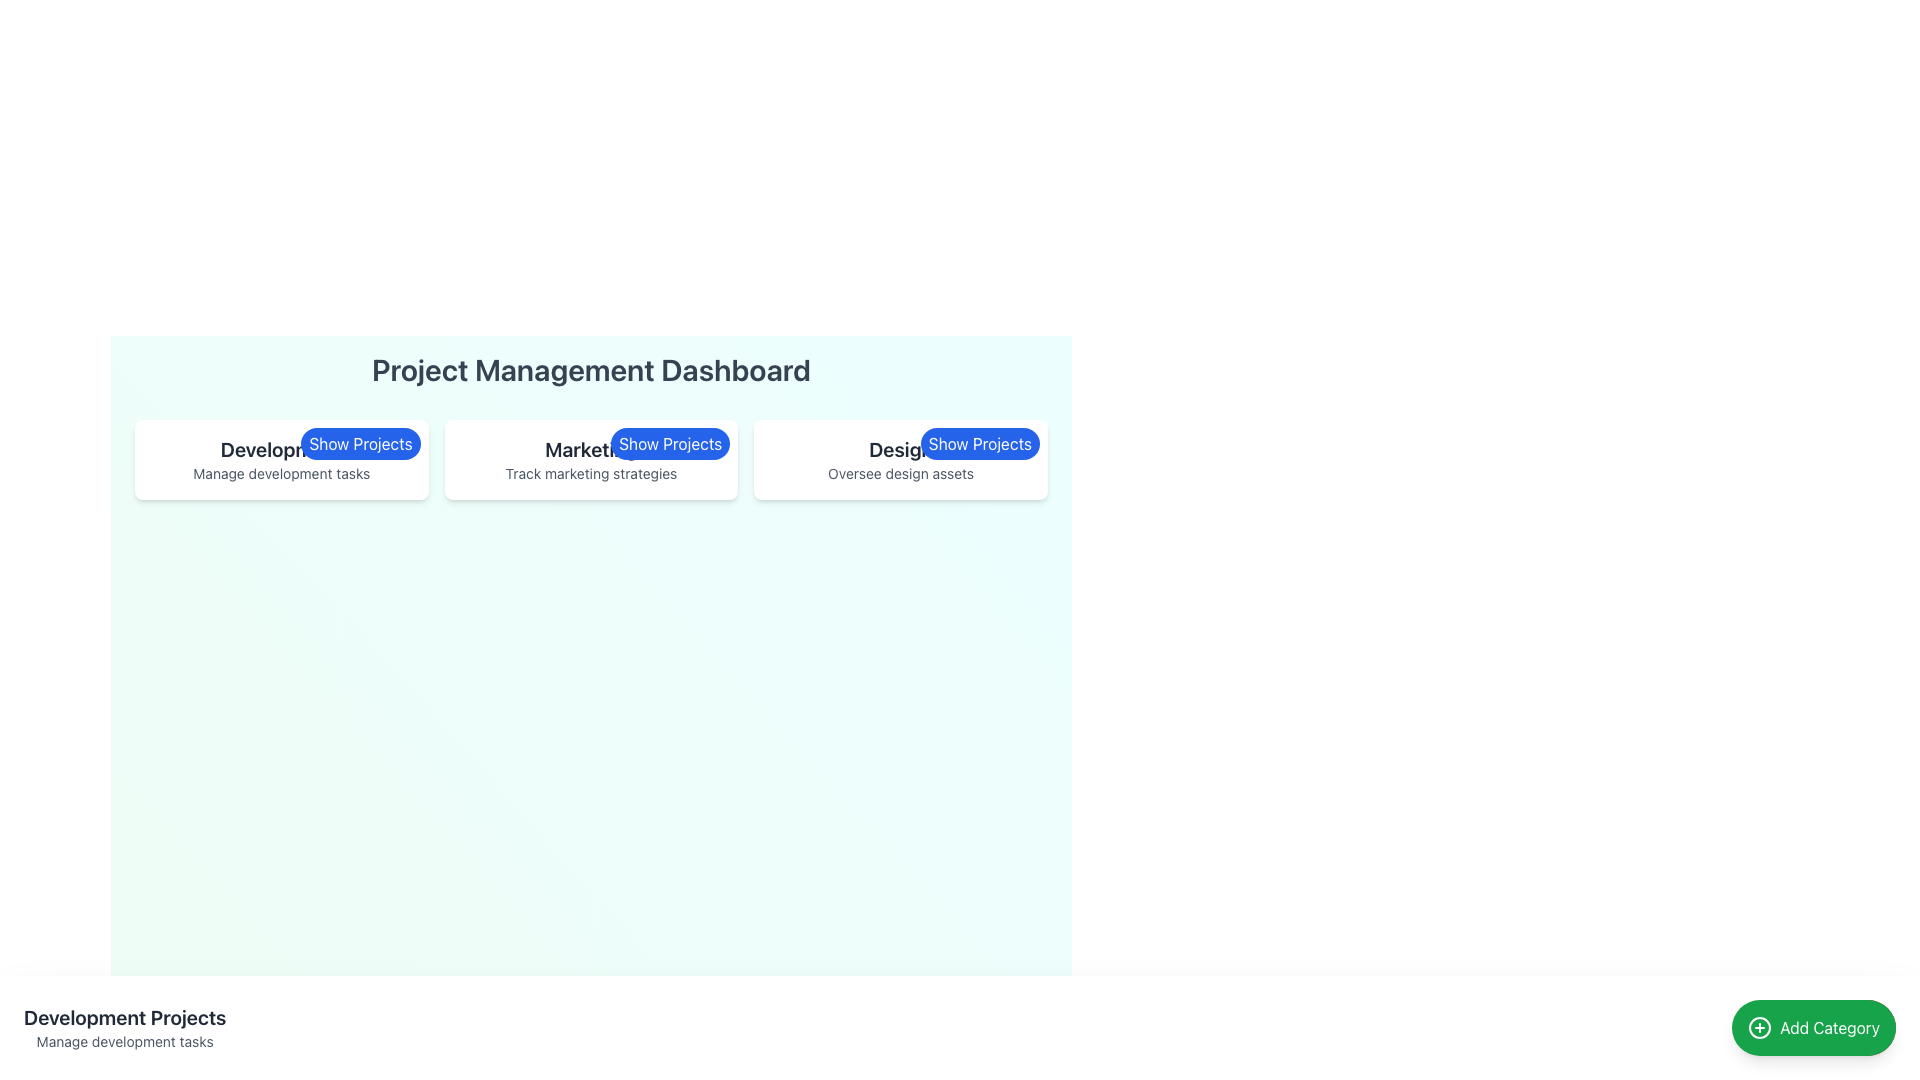  What do you see at coordinates (280, 474) in the screenshot?
I see `the text label that displays 'Manage development tasks', which is located under the 'Development' header in the white card` at bounding box center [280, 474].